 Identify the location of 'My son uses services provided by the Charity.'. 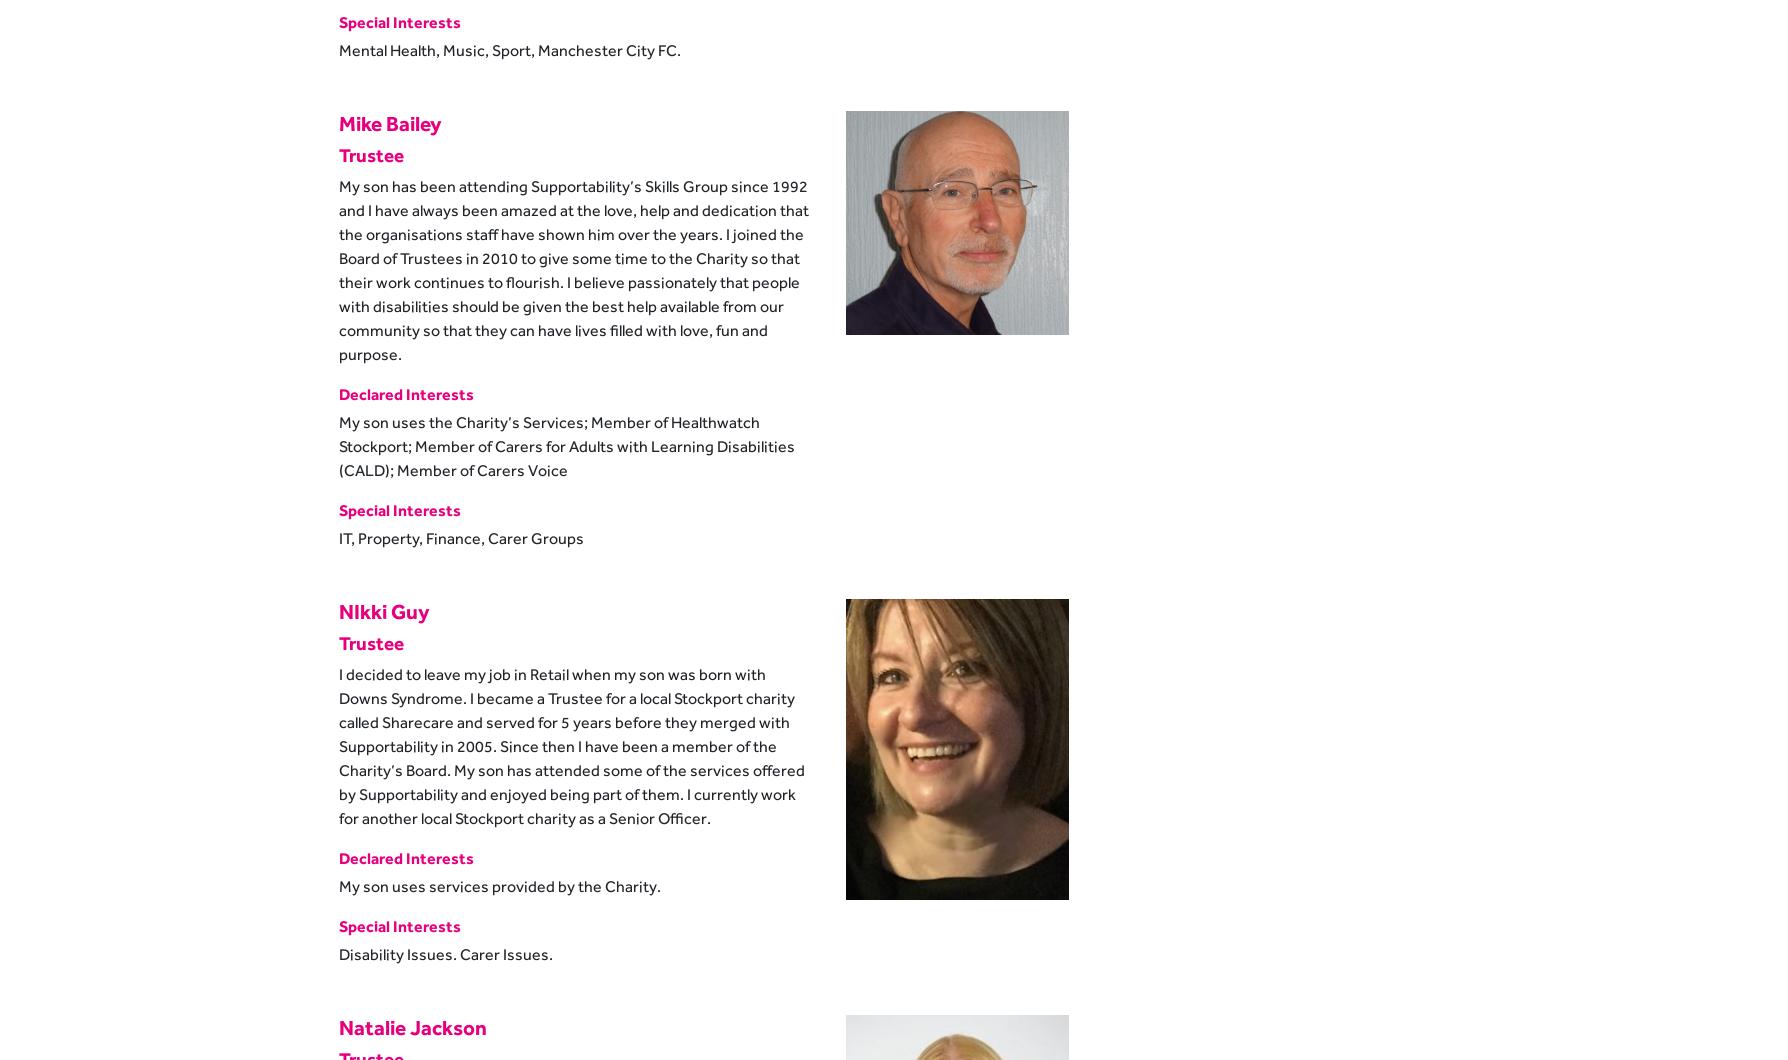
(499, 885).